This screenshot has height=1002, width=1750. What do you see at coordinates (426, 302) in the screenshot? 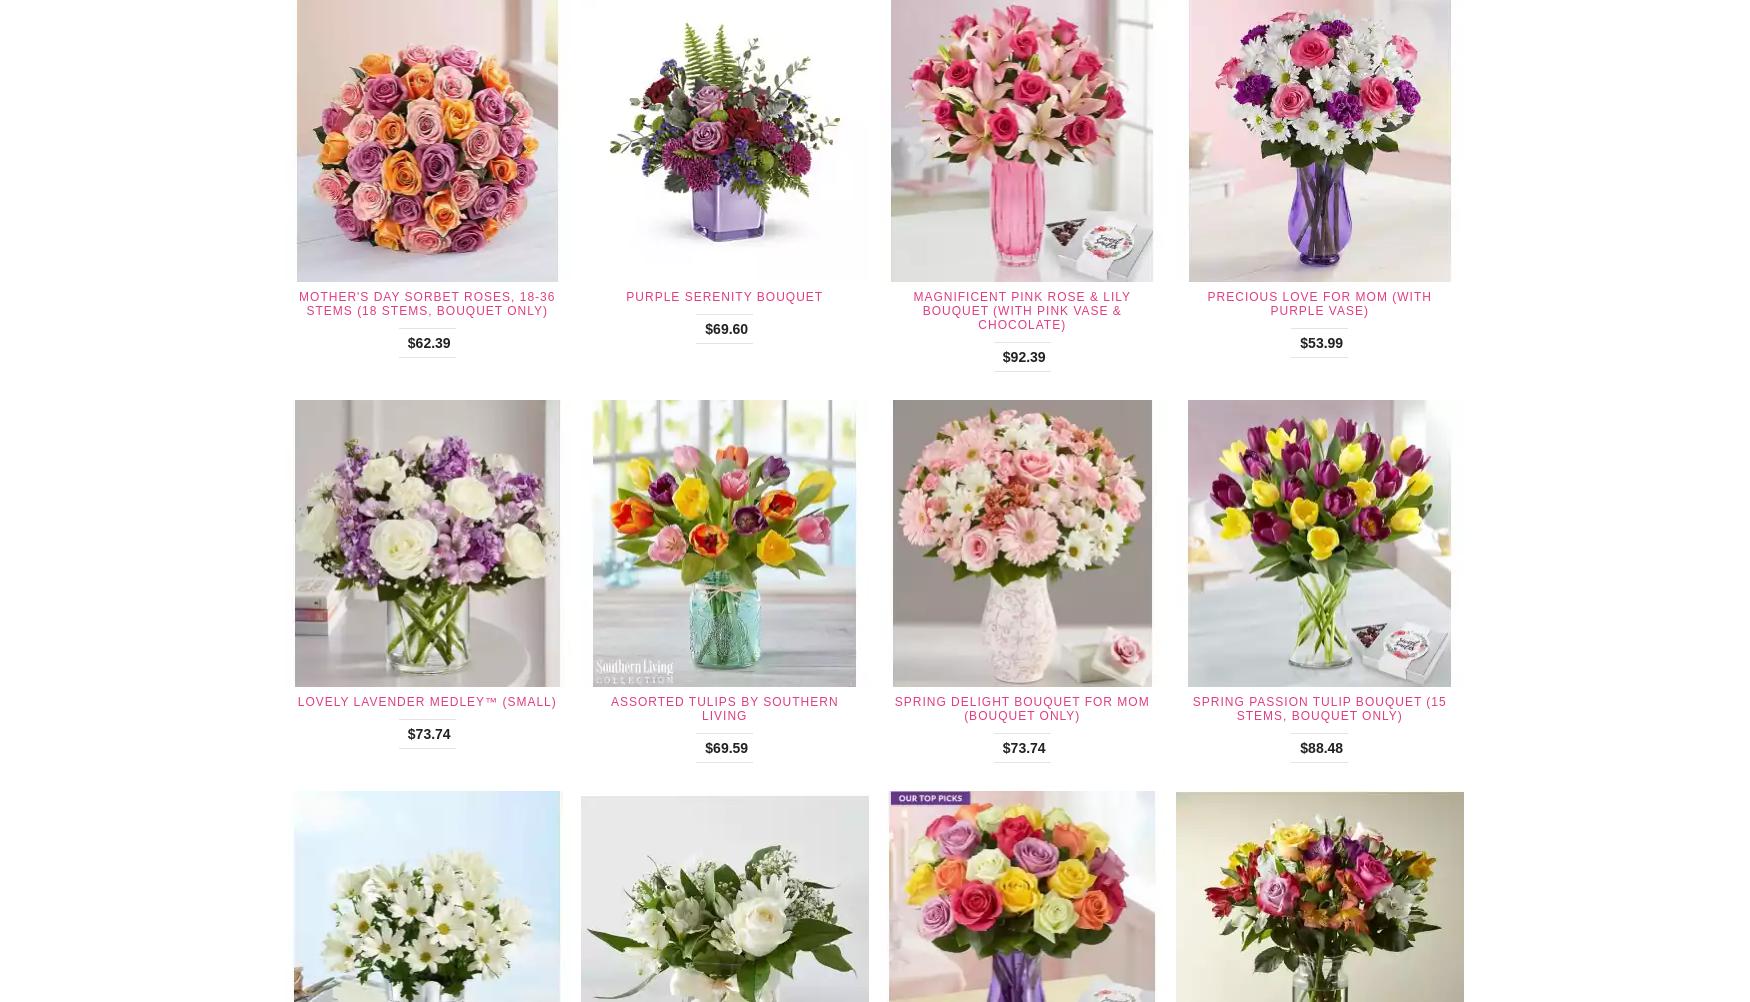
I see `'Mother's Day Sorbet Roses, 18-36 Stems (18 Stems, Bouquet Only)'` at bounding box center [426, 302].